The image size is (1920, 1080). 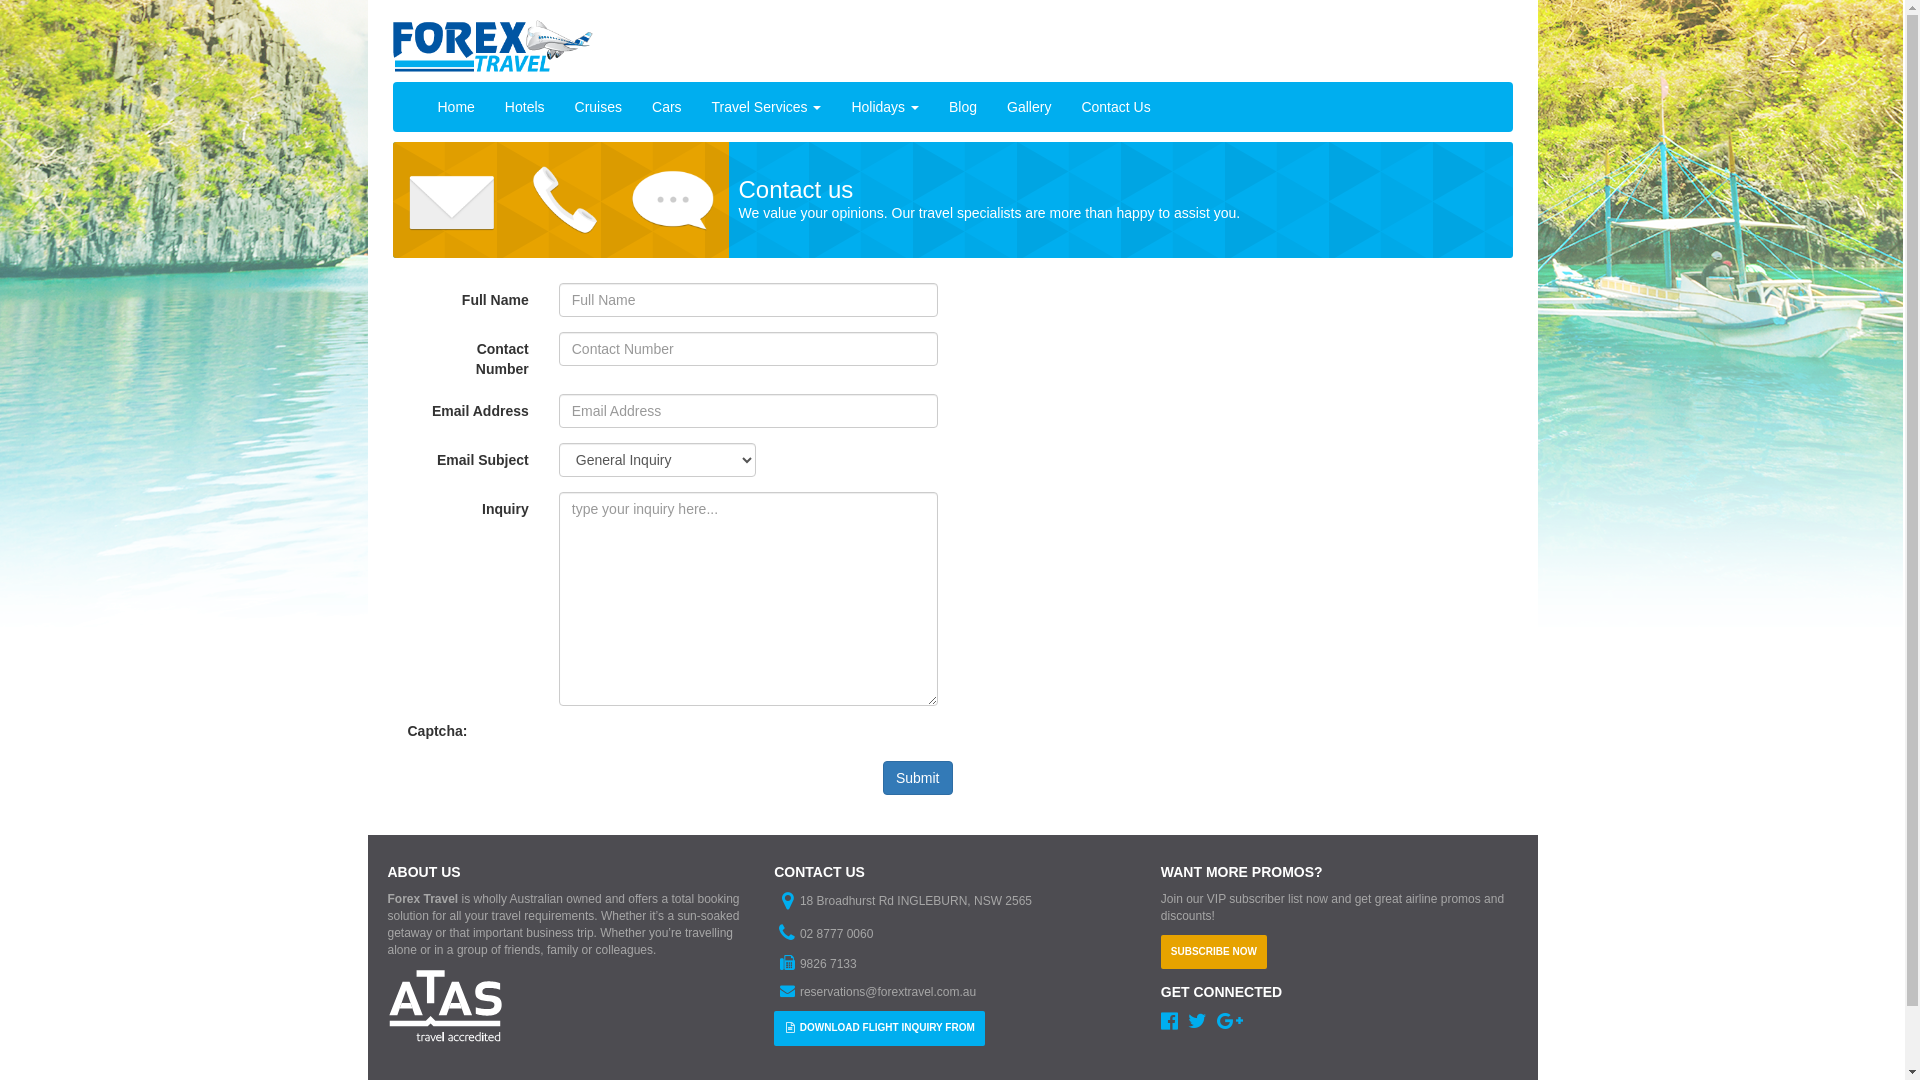 I want to click on 'Contact Us', so click(x=1114, y=107).